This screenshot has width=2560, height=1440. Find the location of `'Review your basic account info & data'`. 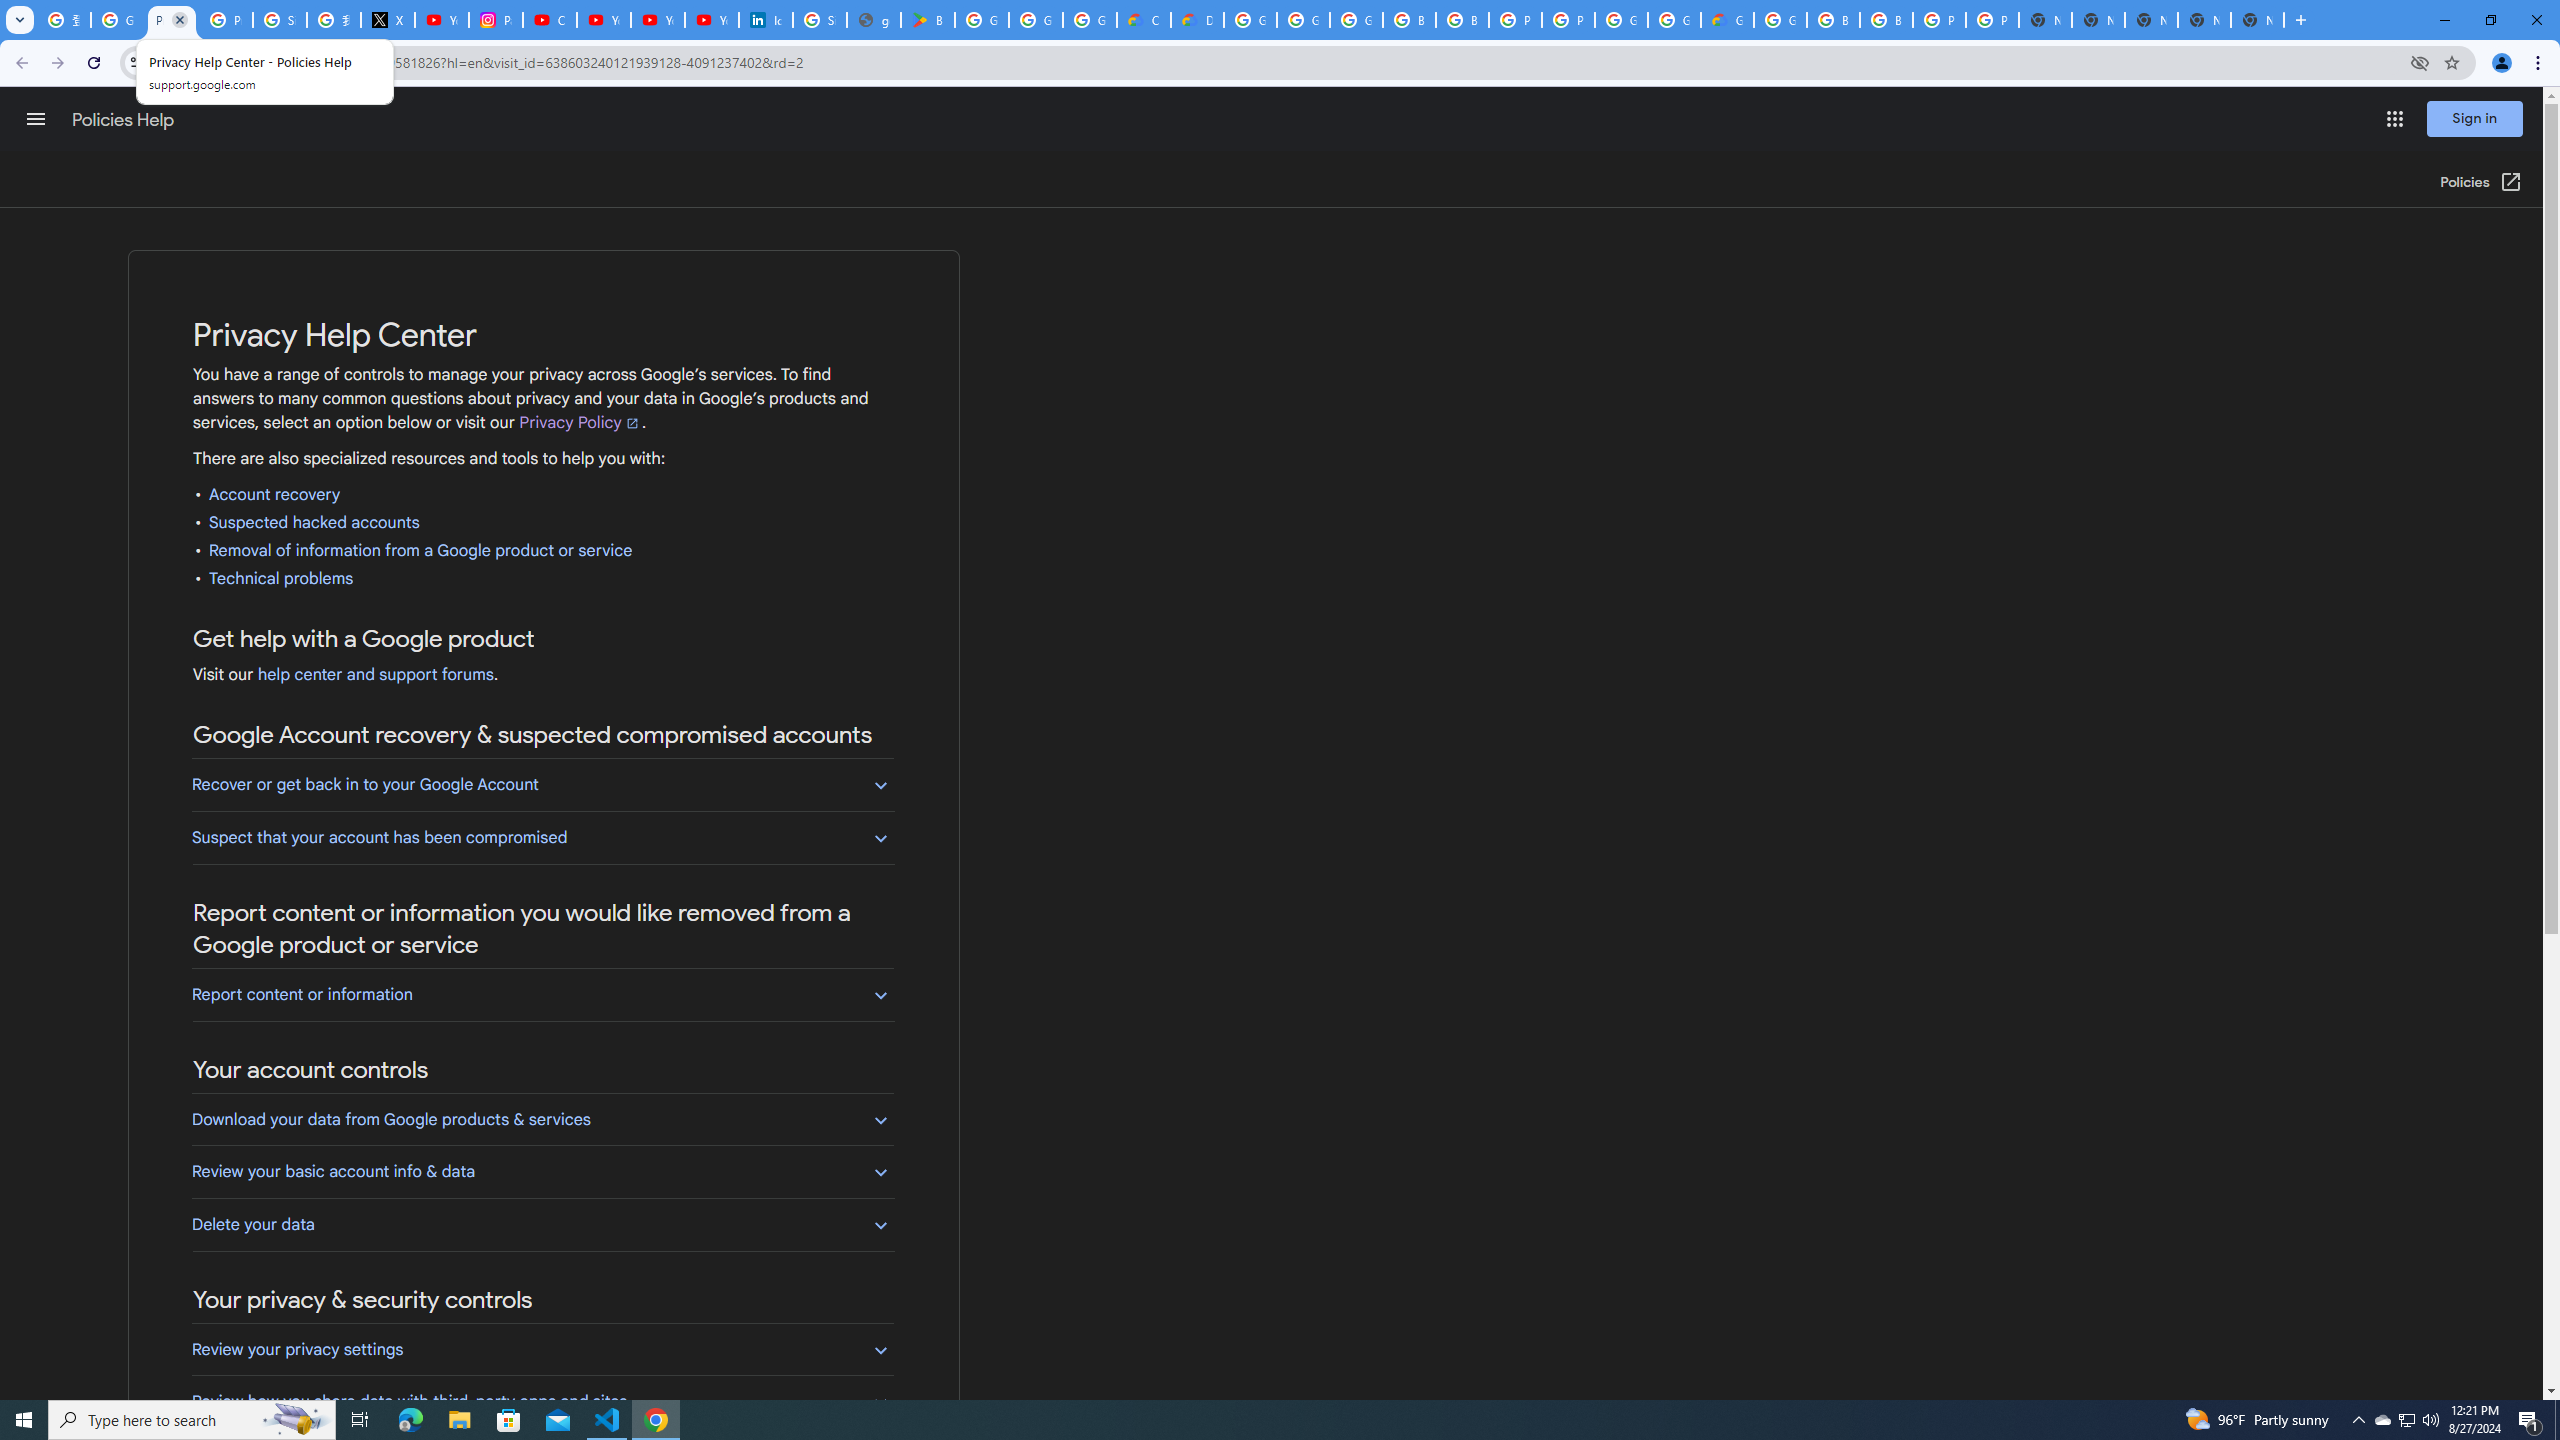

'Review your basic account info & data' is located at coordinates (542, 1171).